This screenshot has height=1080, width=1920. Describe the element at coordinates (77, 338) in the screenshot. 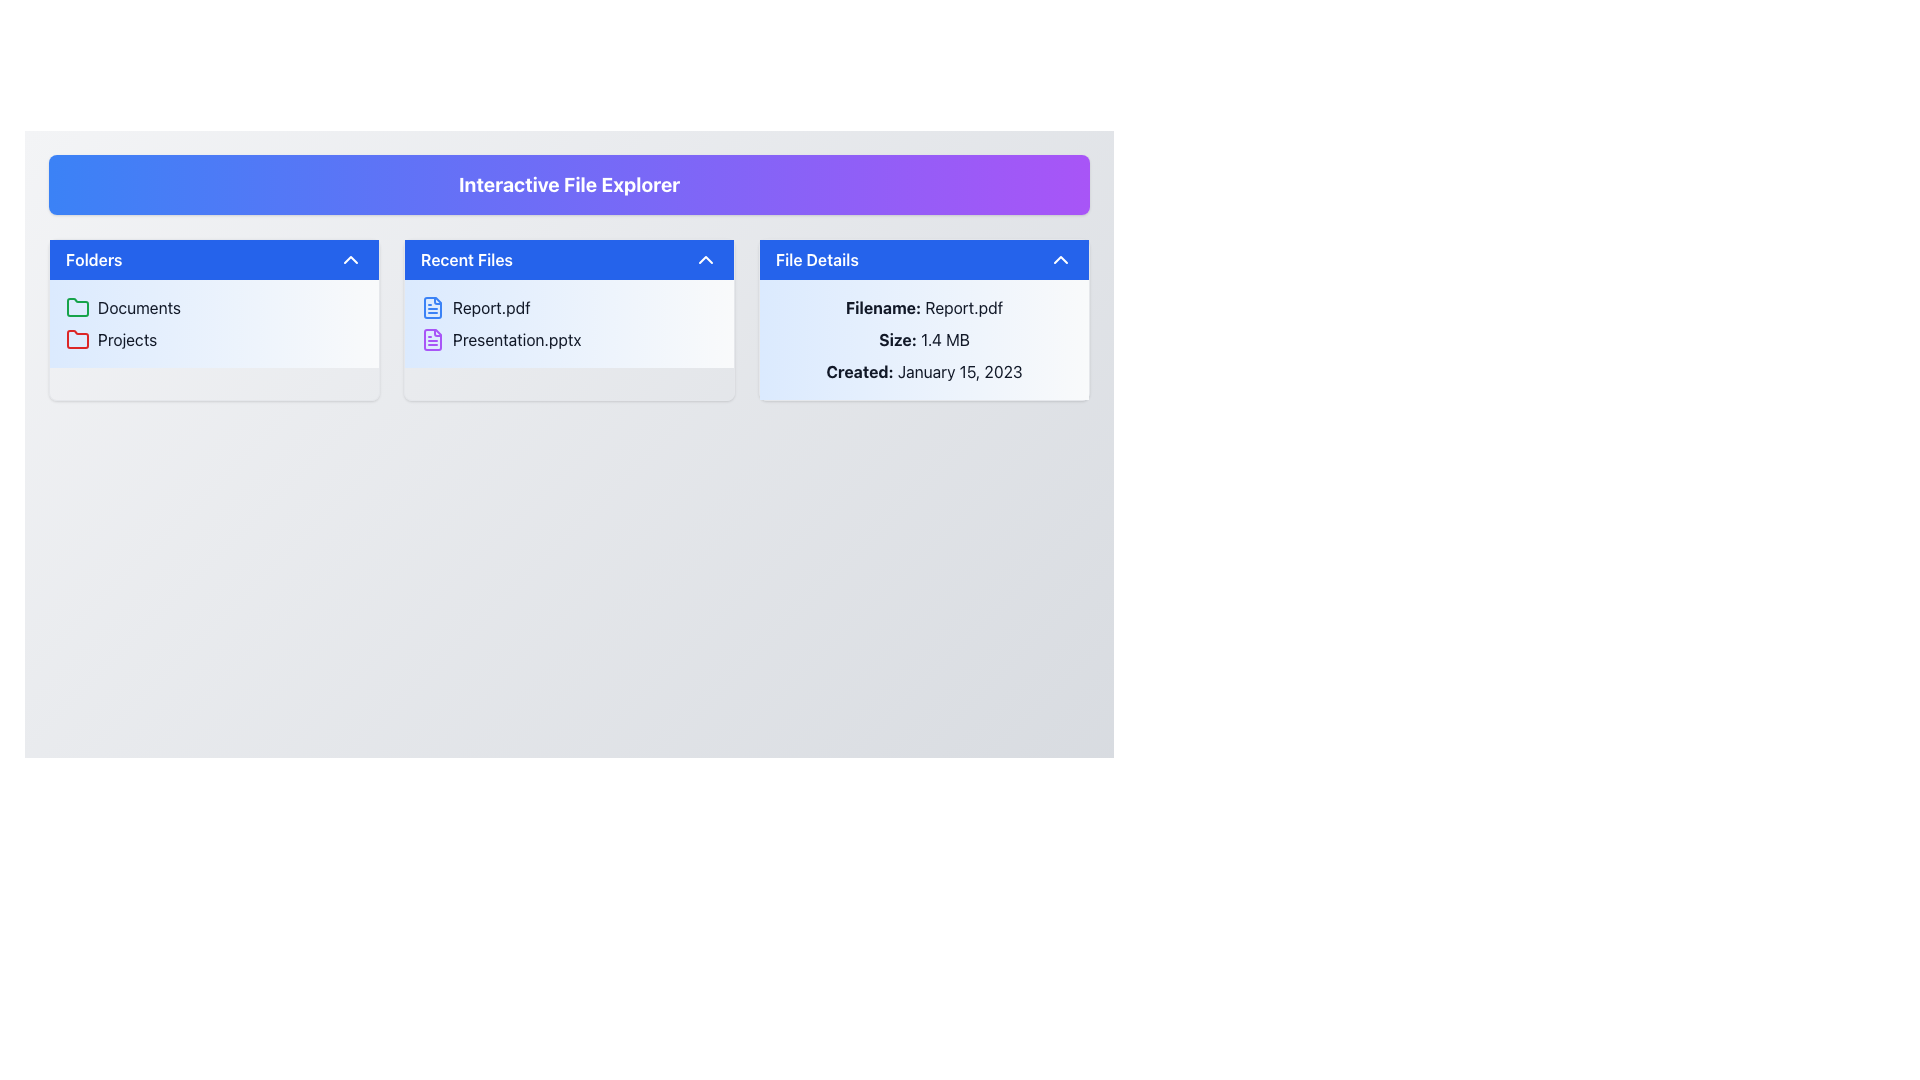

I see `the second folder icon in the 'Folders' section, which represents the 'Projects' section` at that location.